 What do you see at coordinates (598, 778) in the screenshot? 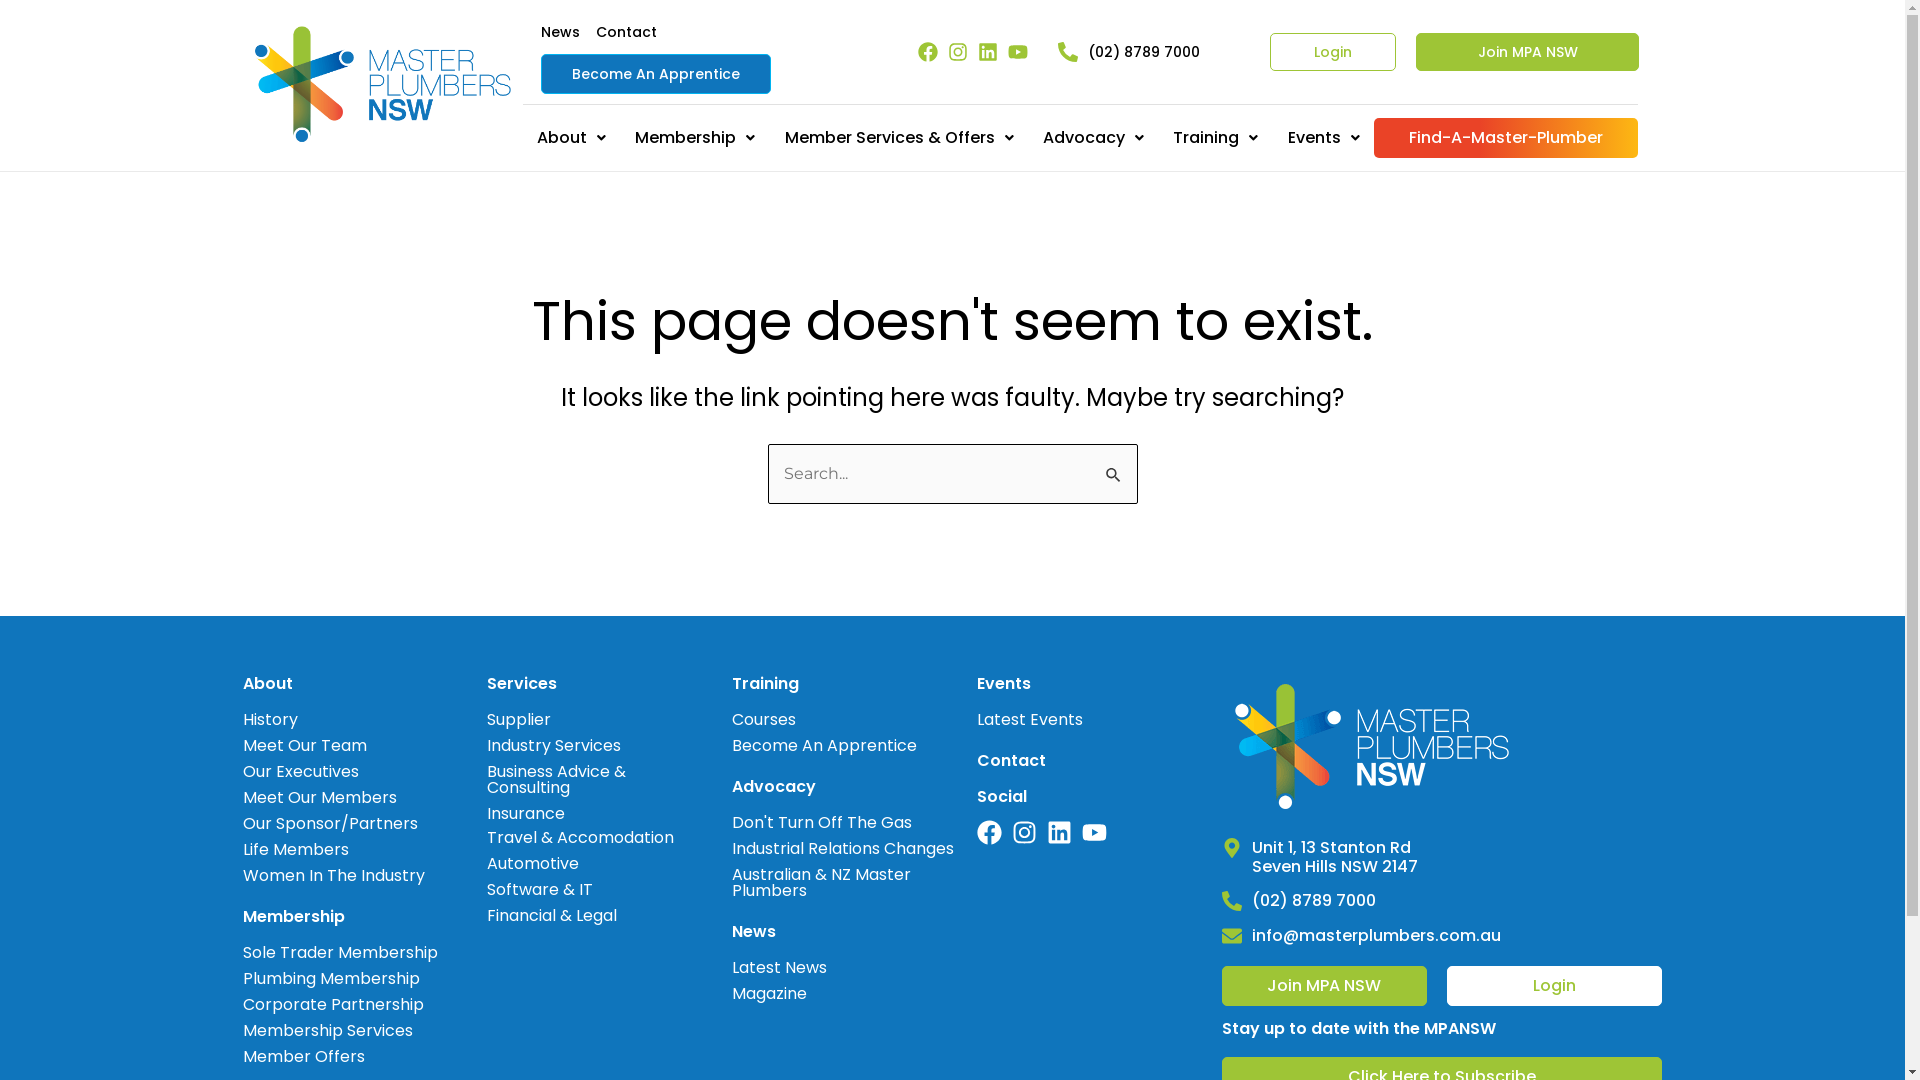
I see `'Business Advice & Consulting'` at bounding box center [598, 778].